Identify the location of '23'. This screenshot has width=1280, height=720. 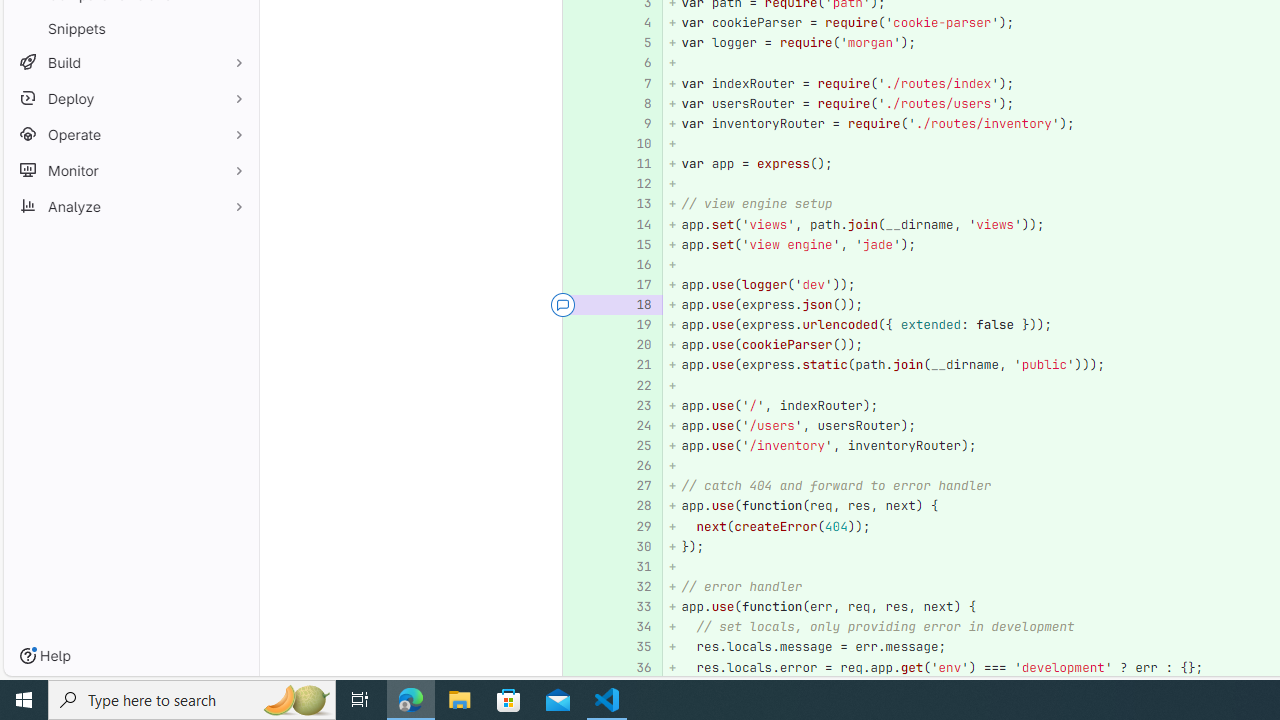
(633, 405).